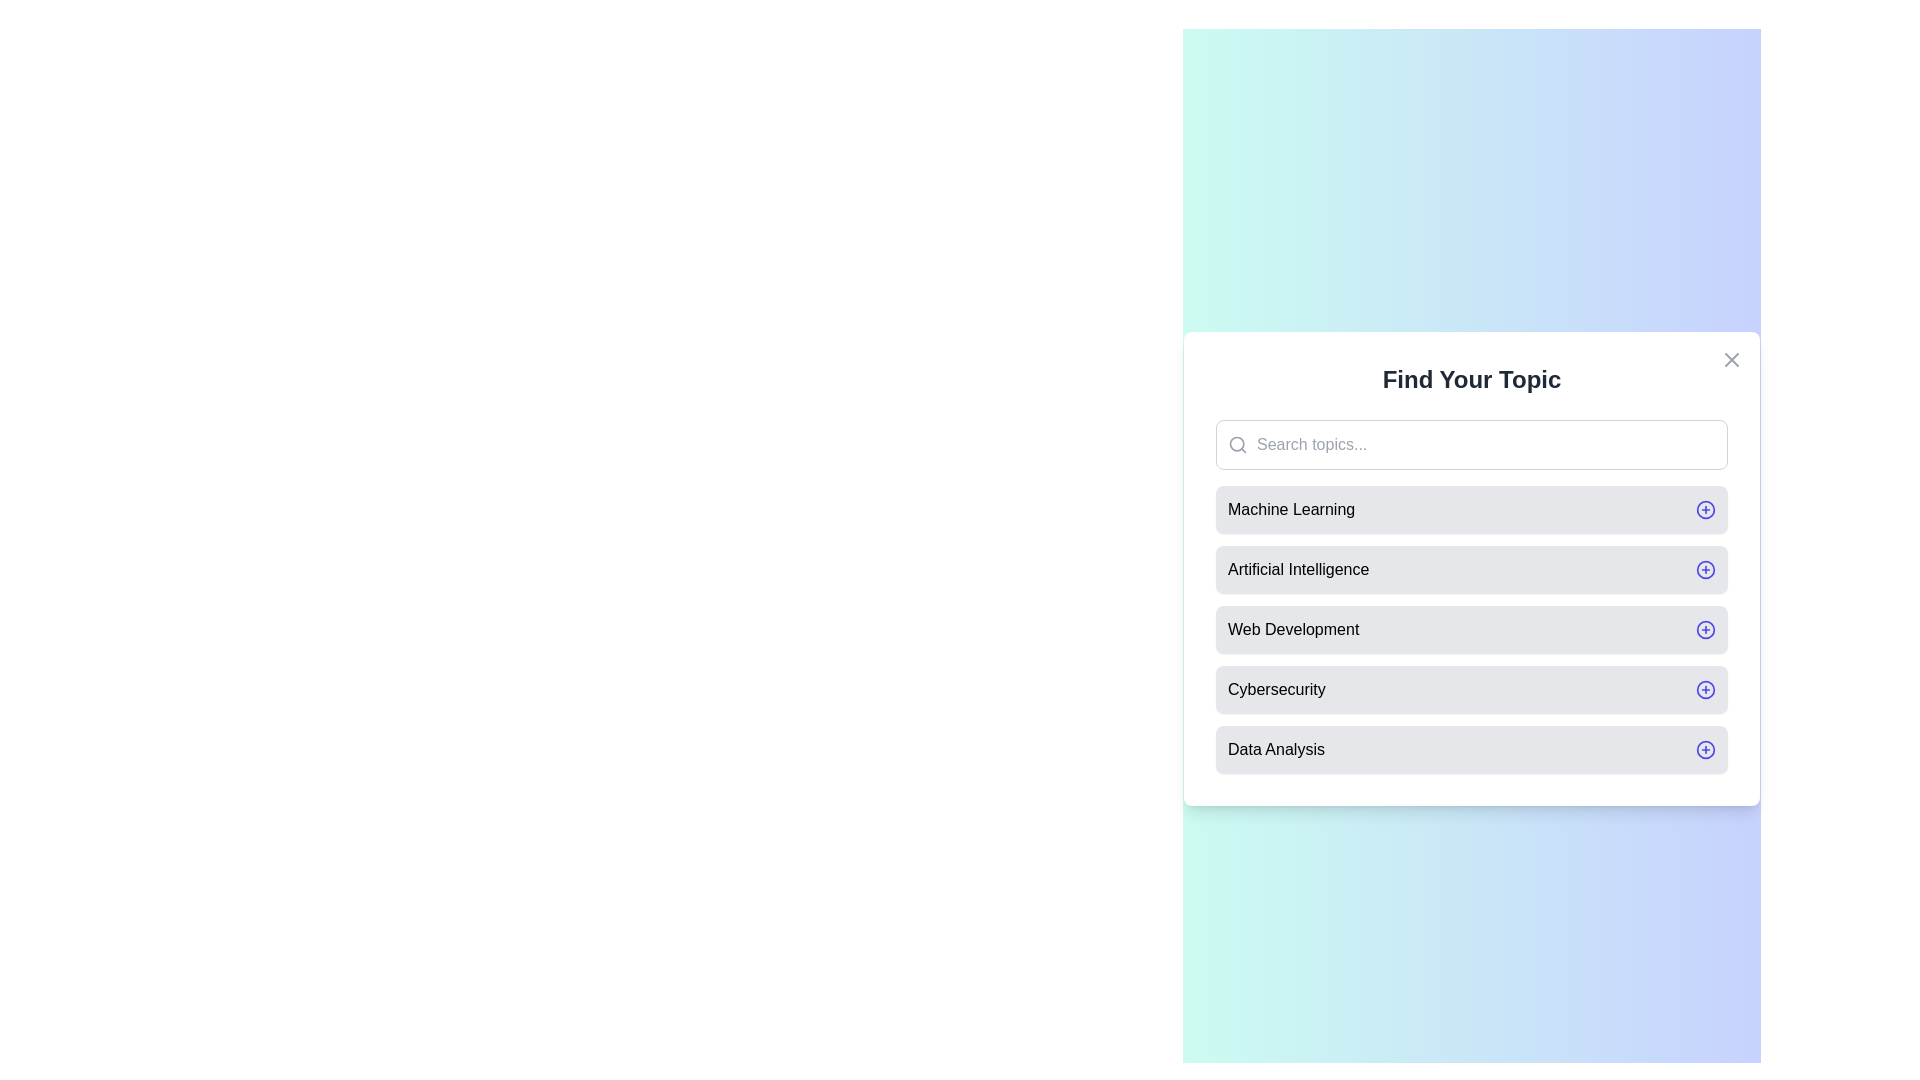 The image size is (1920, 1080). What do you see at coordinates (1472, 749) in the screenshot?
I see `the topic Data Analysis from the list` at bounding box center [1472, 749].